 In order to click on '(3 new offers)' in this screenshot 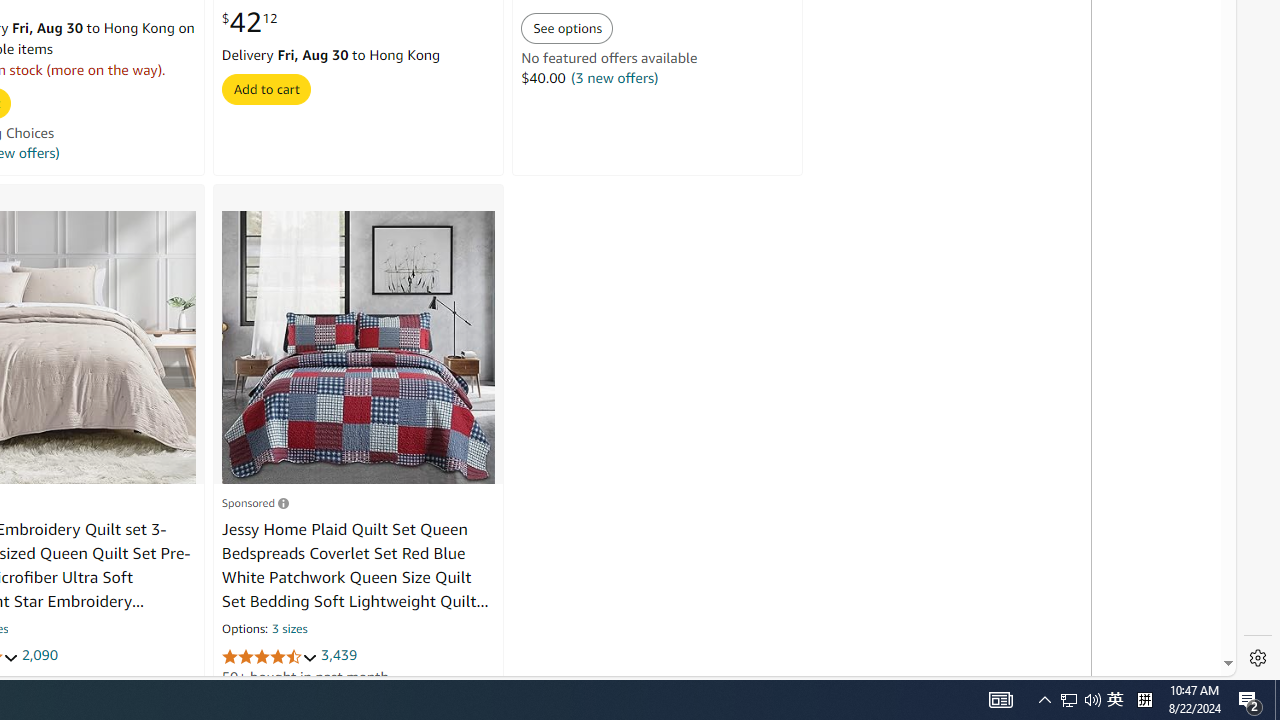, I will do `click(614, 77)`.